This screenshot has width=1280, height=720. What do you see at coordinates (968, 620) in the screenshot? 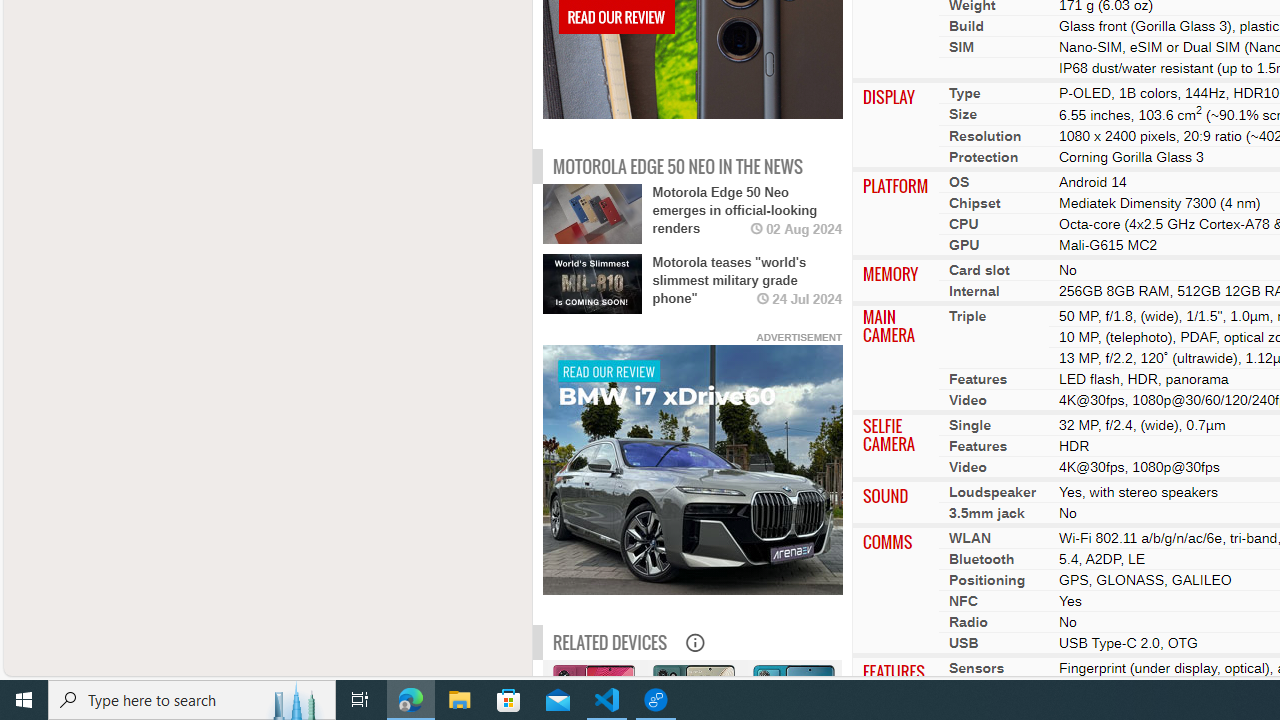
I see `'Radio'` at bounding box center [968, 620].